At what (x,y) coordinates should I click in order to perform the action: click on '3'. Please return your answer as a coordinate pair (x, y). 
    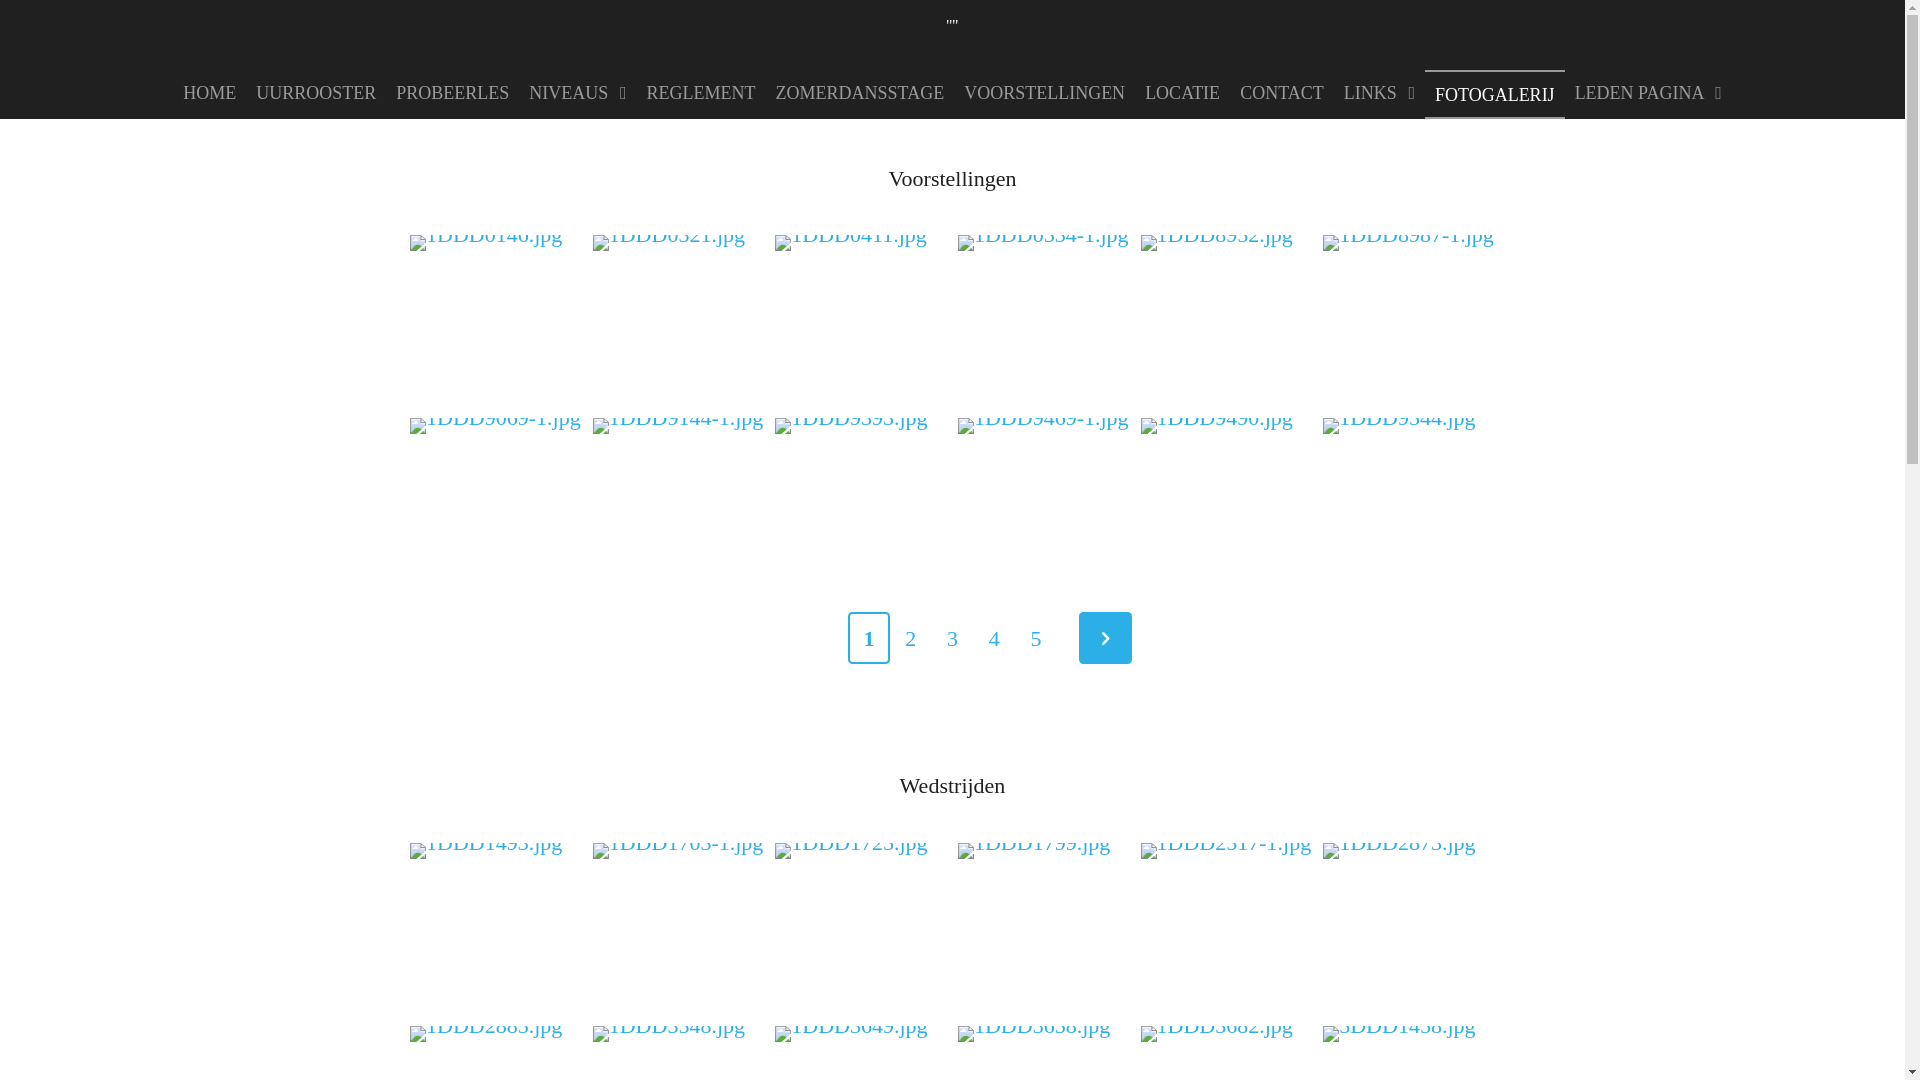
    Looking at the image, I should click on (952, 638).